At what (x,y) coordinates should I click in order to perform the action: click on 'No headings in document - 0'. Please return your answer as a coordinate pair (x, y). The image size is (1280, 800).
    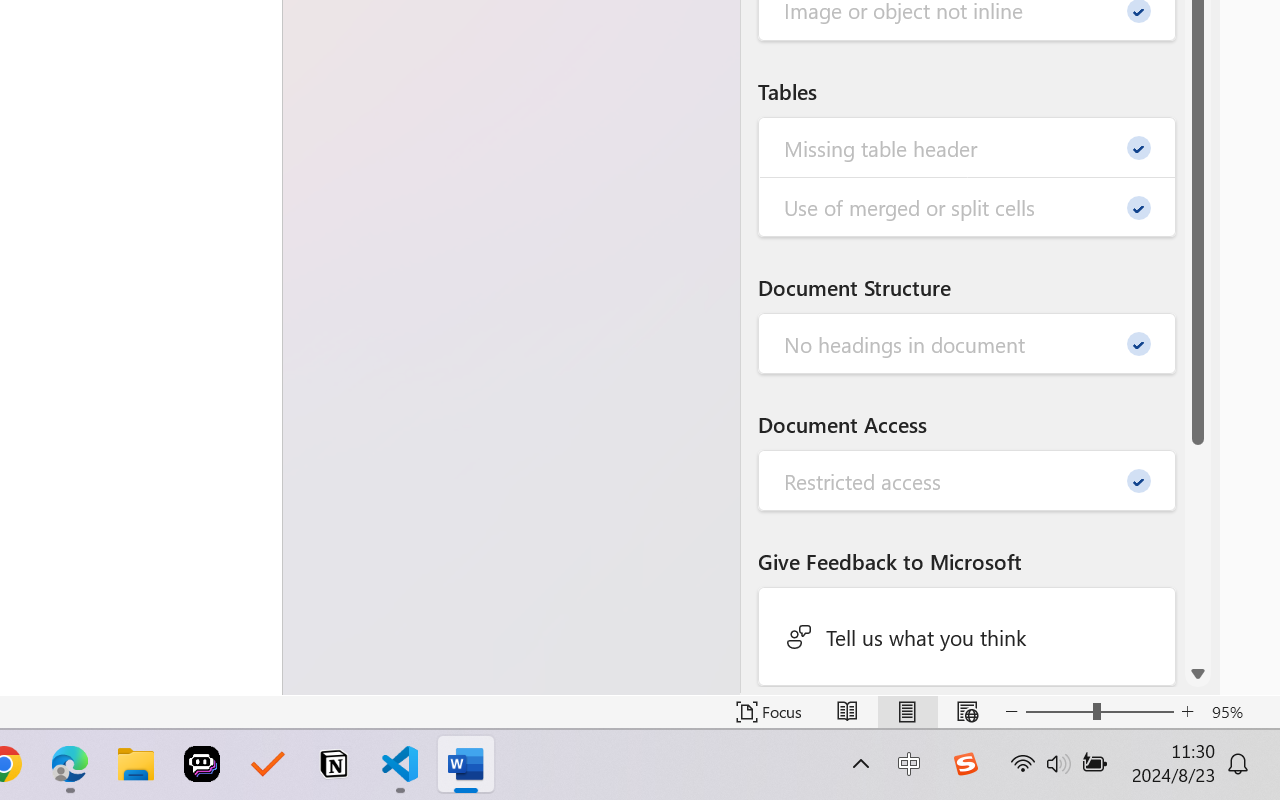
    Looking at the image, I should click on (967, 344).